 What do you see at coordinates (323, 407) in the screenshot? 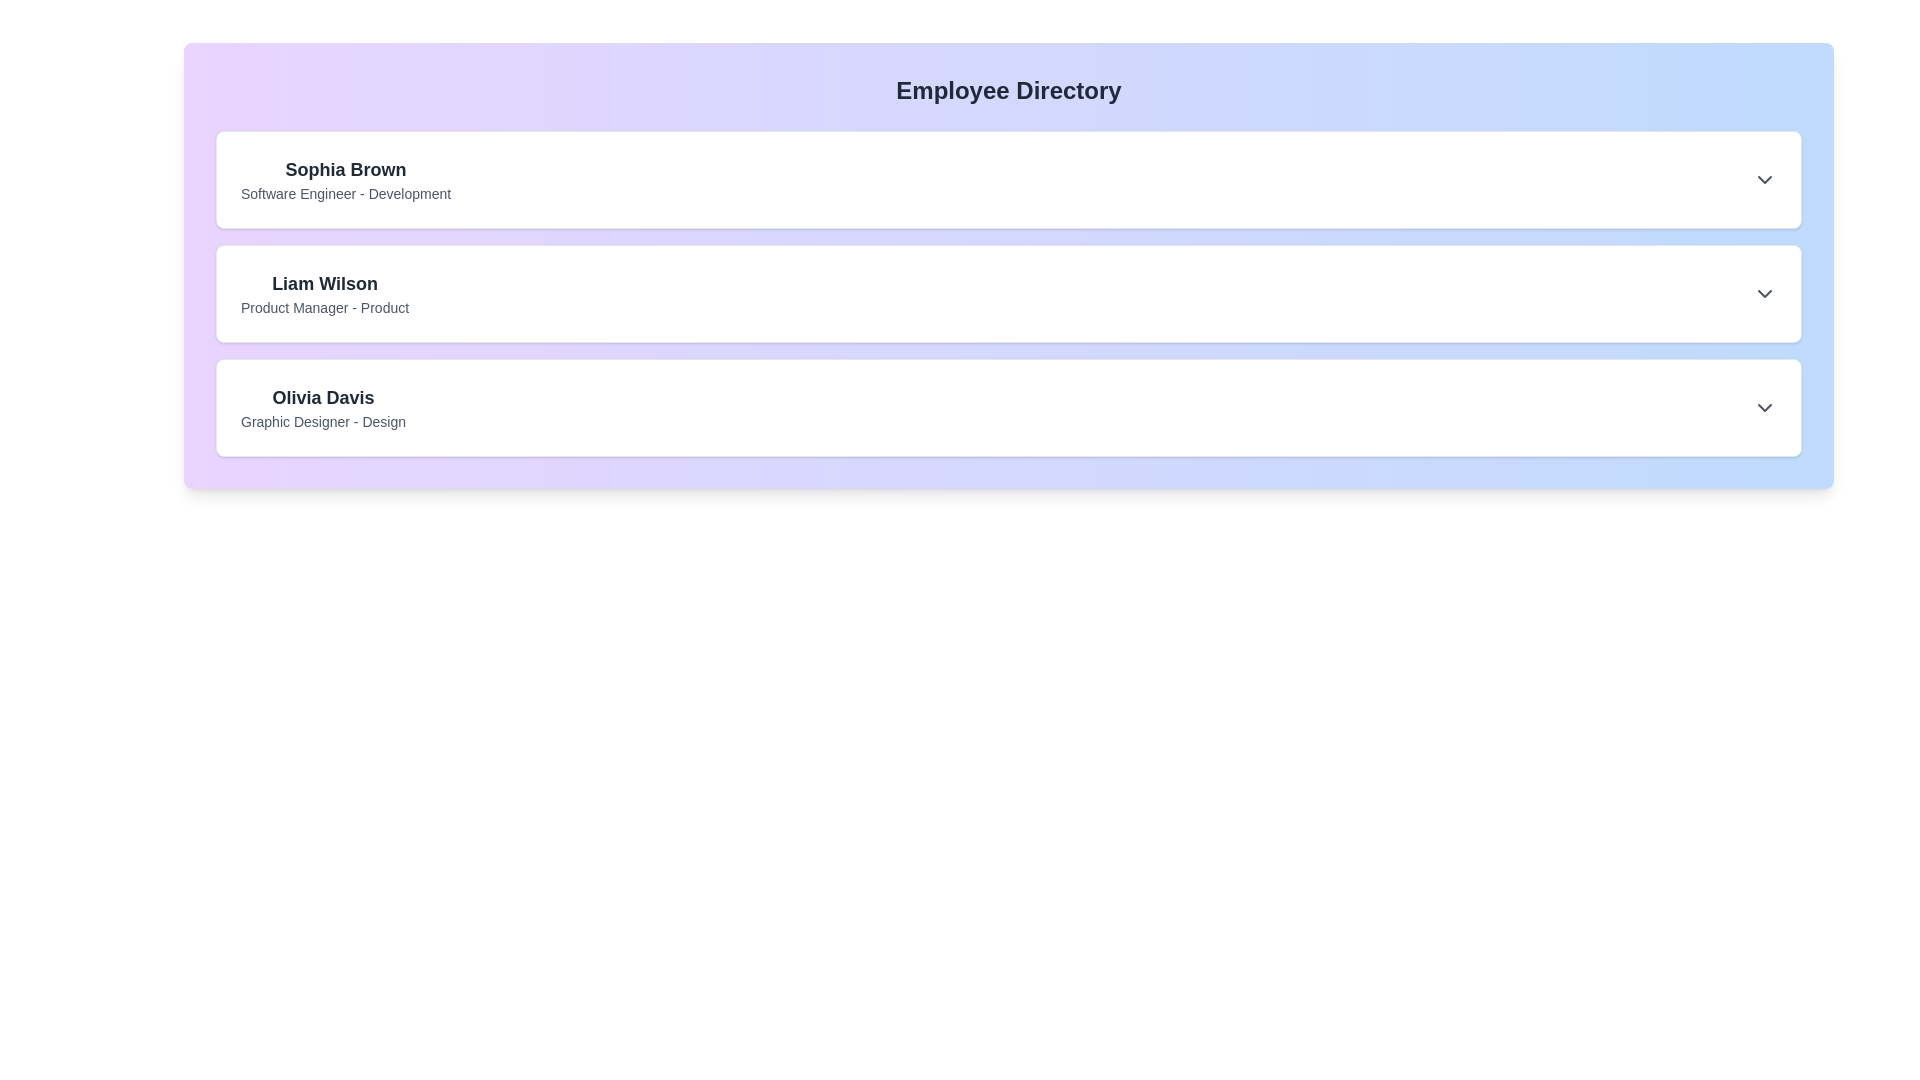
I see `the List item displaying 'Olivia Davis' and 'Graphic Designer - Design' to interact with the element` at bounding box center [323, 407].